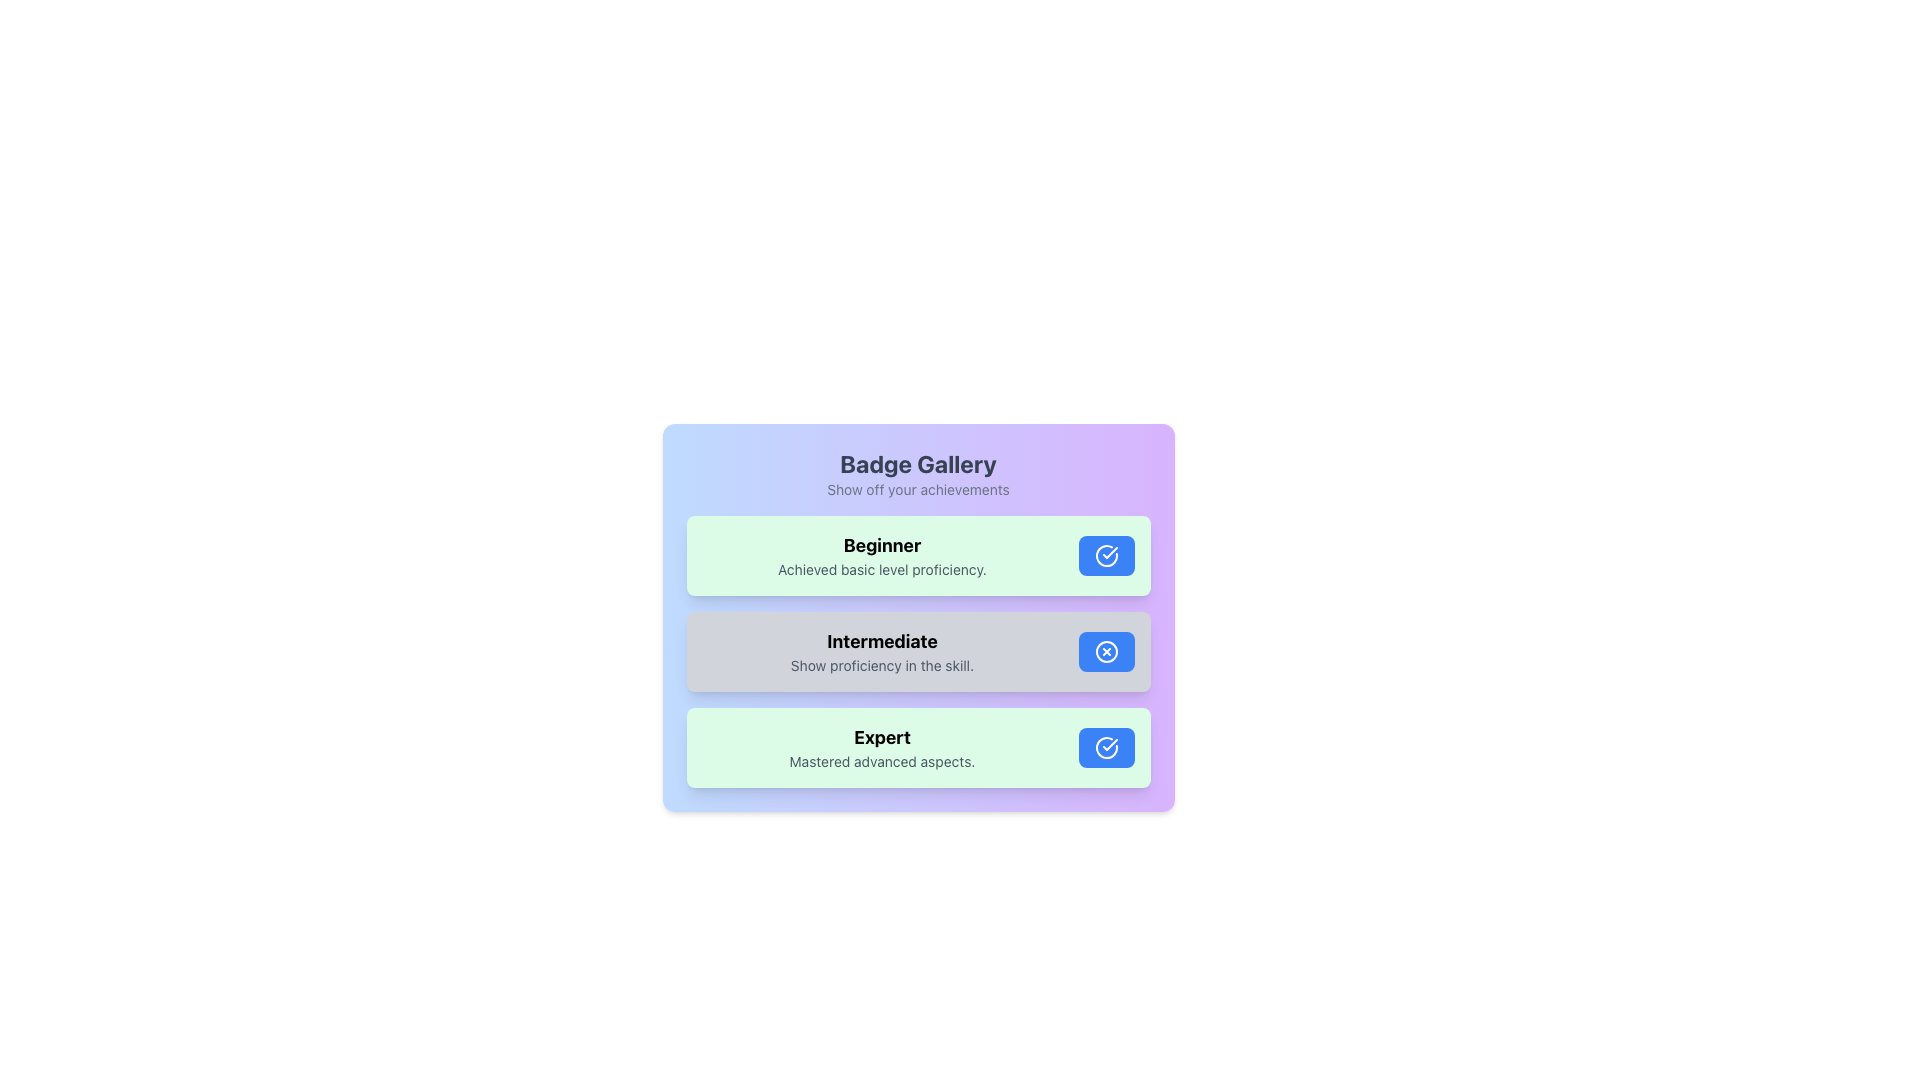  Describe the element at coordinates (881, 651) in the screenshot. I see `the text block that contains 'Intermediate' in bold black font and 'Show proficiency in the skill.' in smaller gray font, located centrally between 'Beginner' and 'Expert'` at that location.